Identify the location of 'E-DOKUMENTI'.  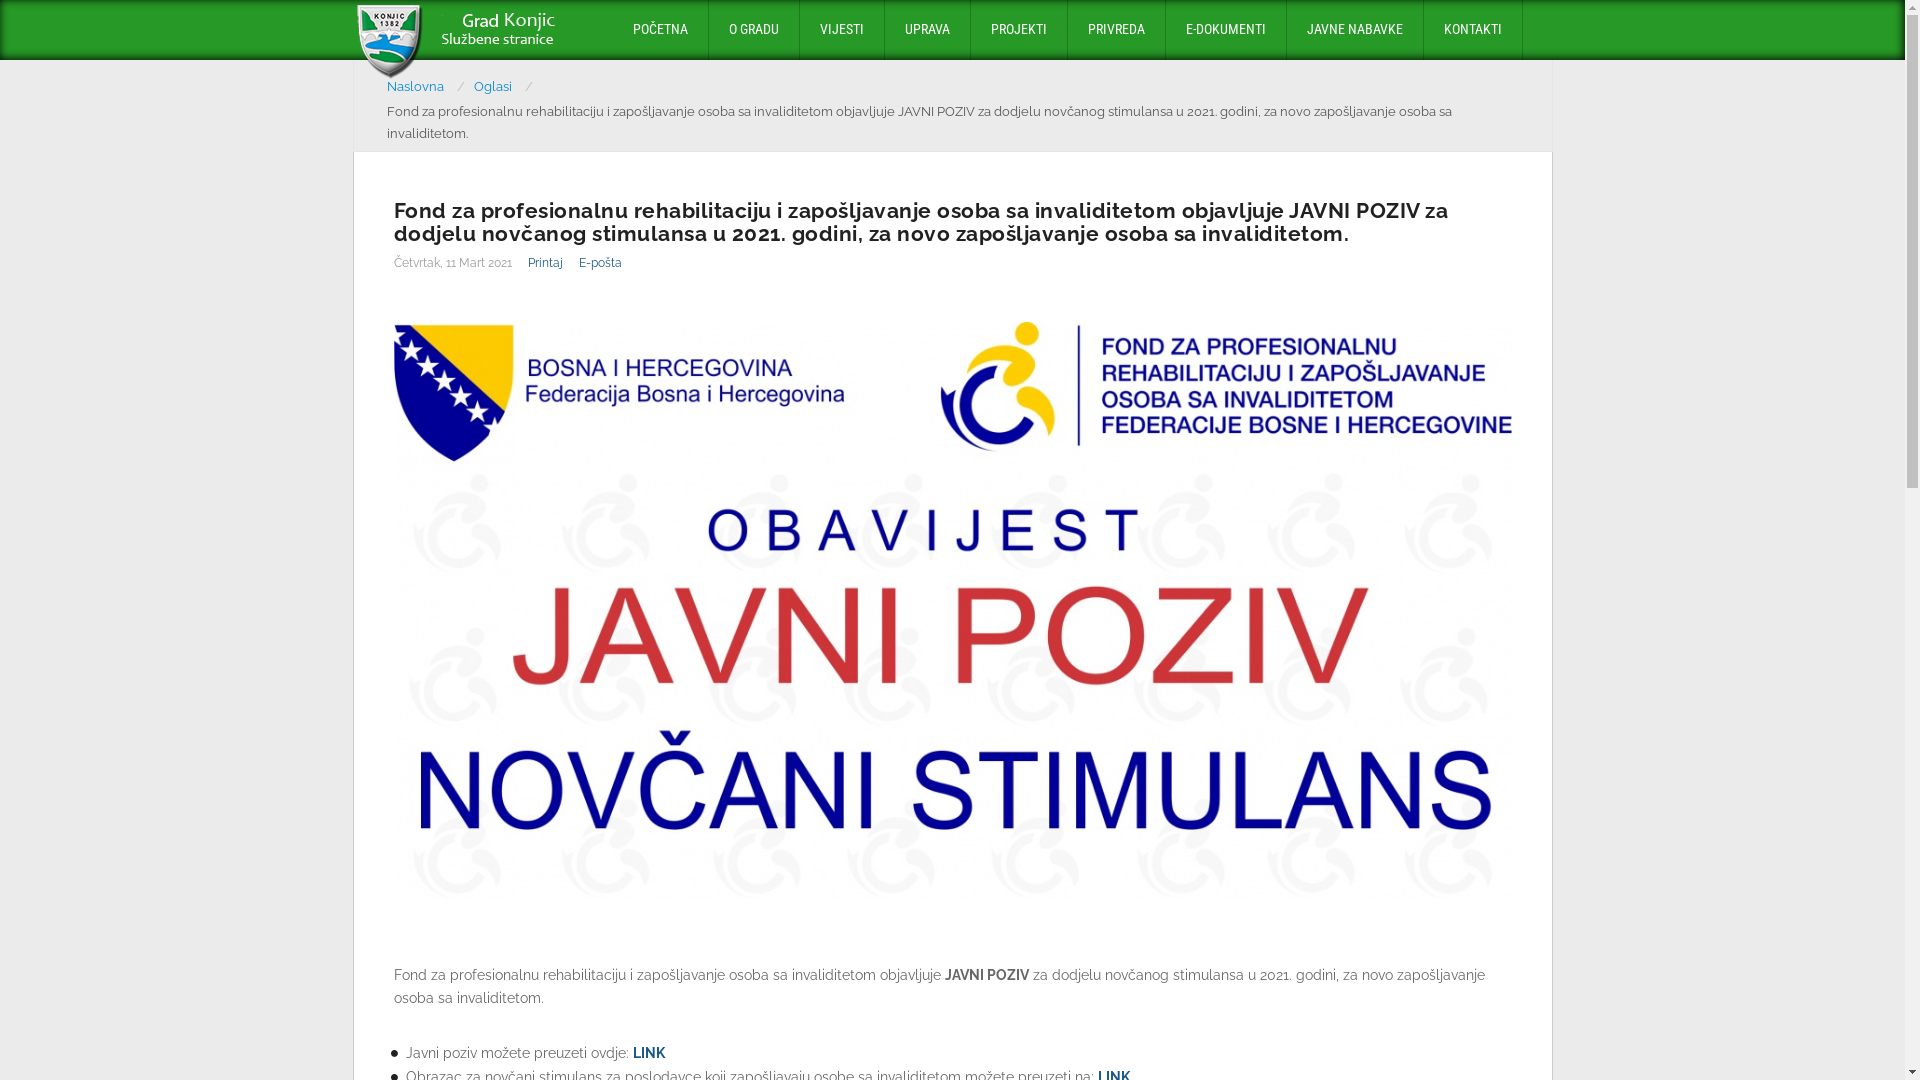
(1224, 30).